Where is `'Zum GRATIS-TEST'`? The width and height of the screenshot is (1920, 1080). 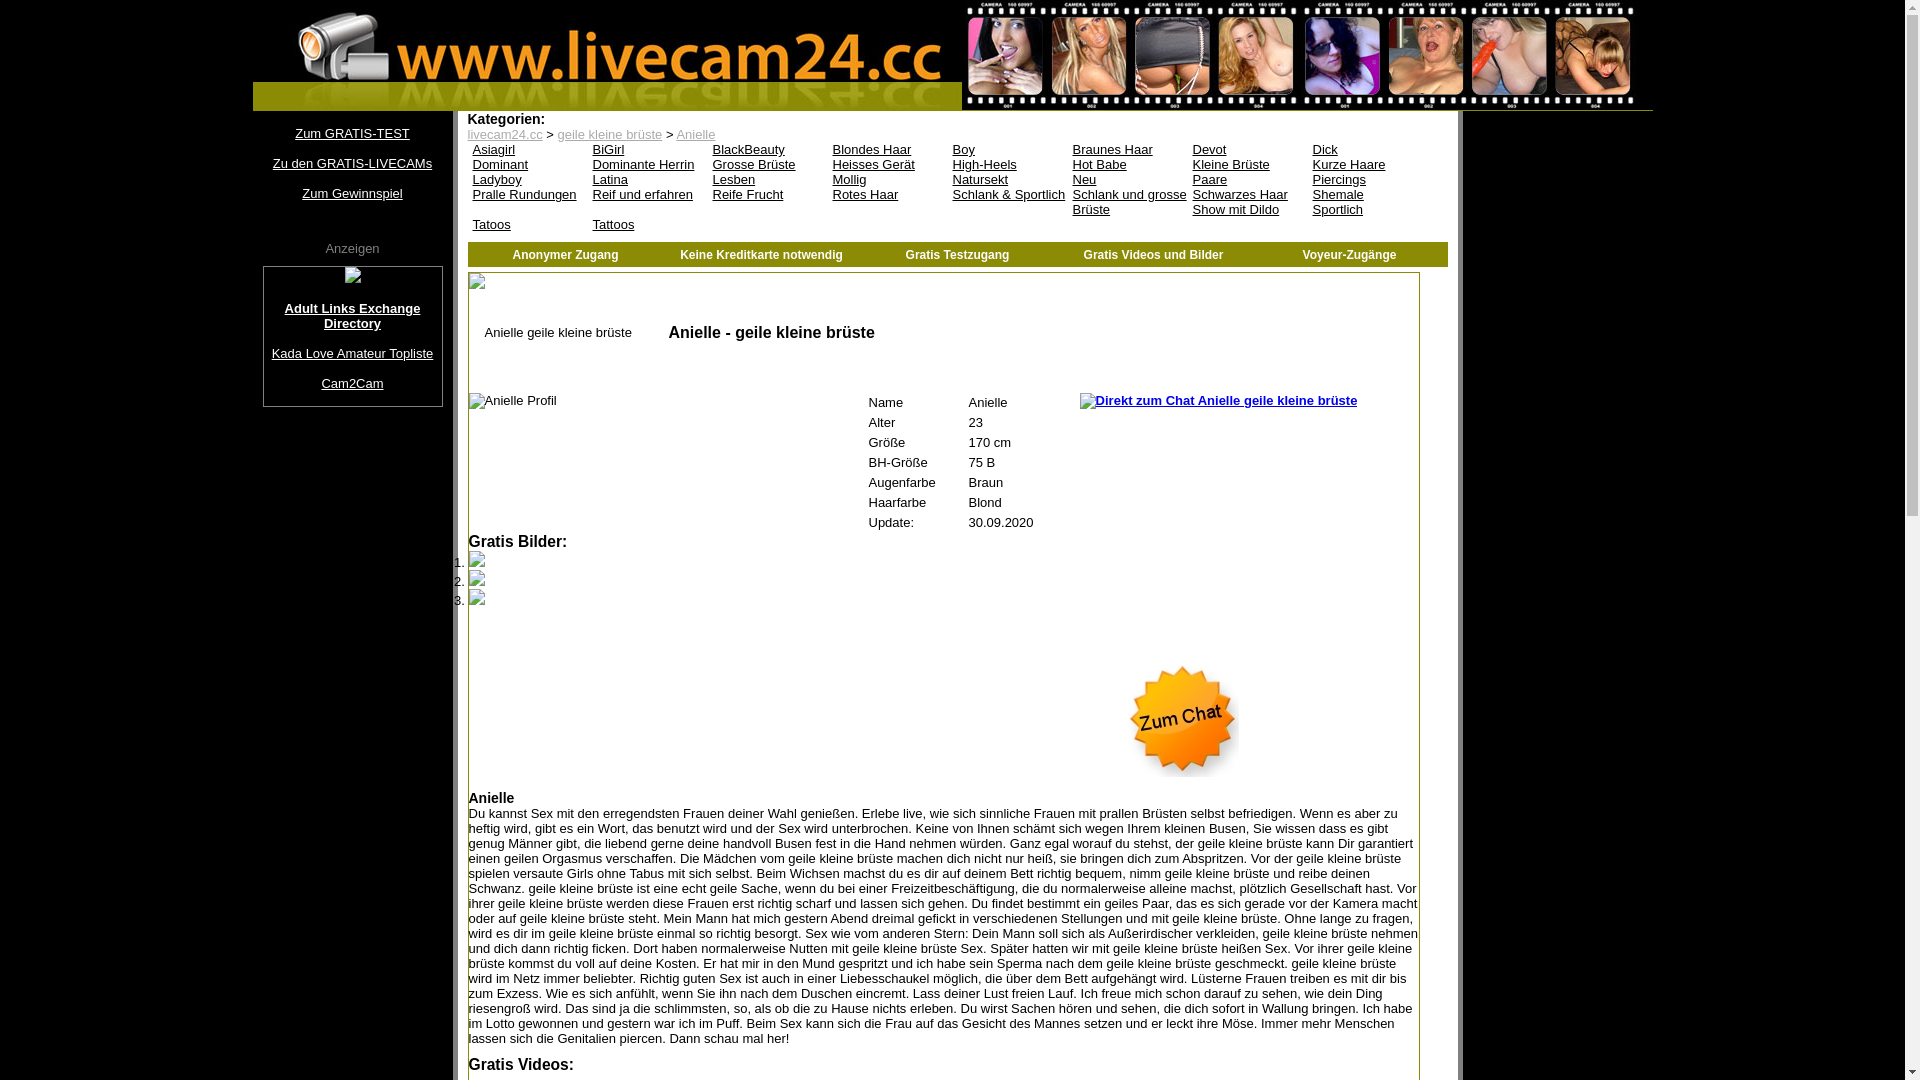
'Zum GRATIS-TEST' is located at coordinates (351, 133).